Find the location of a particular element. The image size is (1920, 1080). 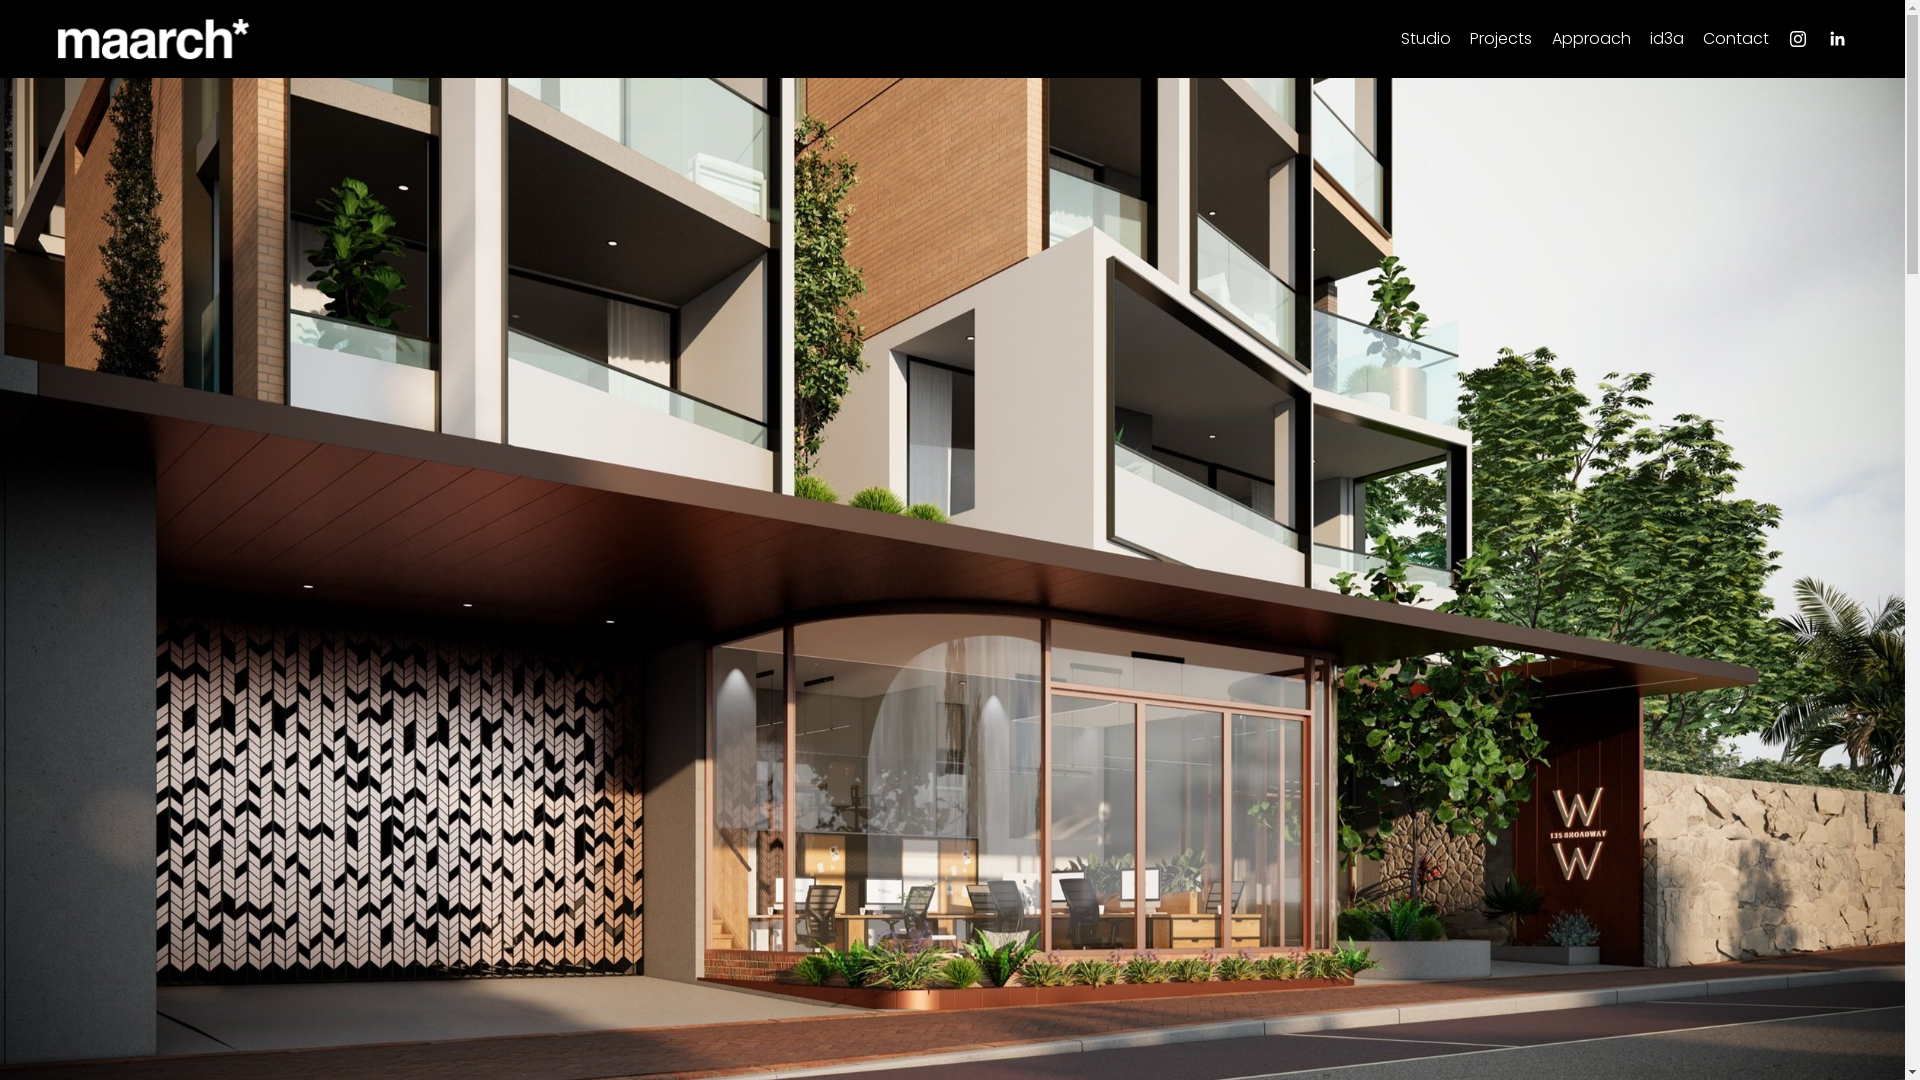

'id3a' is located at coordinates (1666, 38).